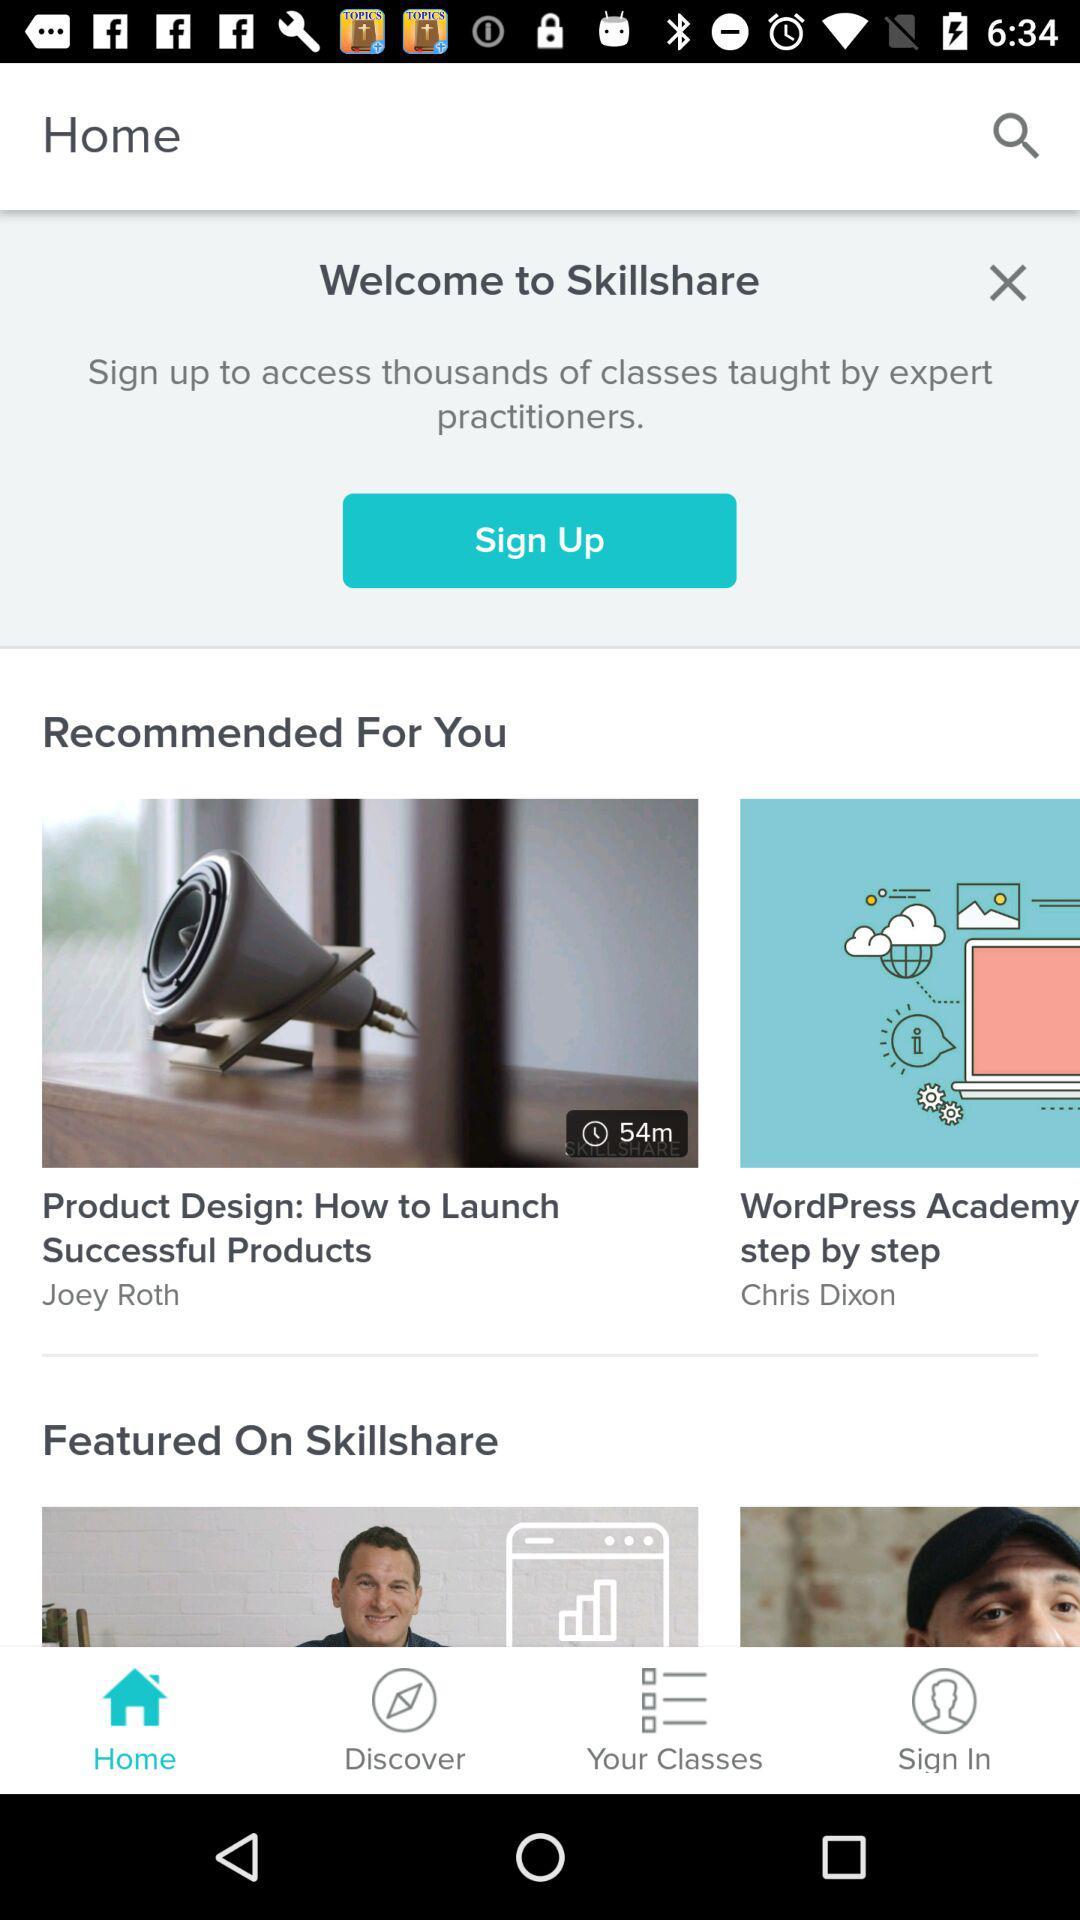 The image size is (1080, 1920). Describe the element at coordinates (1007, 281) in the screenshot. I see `the item next to welcome to skillshare icon` at that location.